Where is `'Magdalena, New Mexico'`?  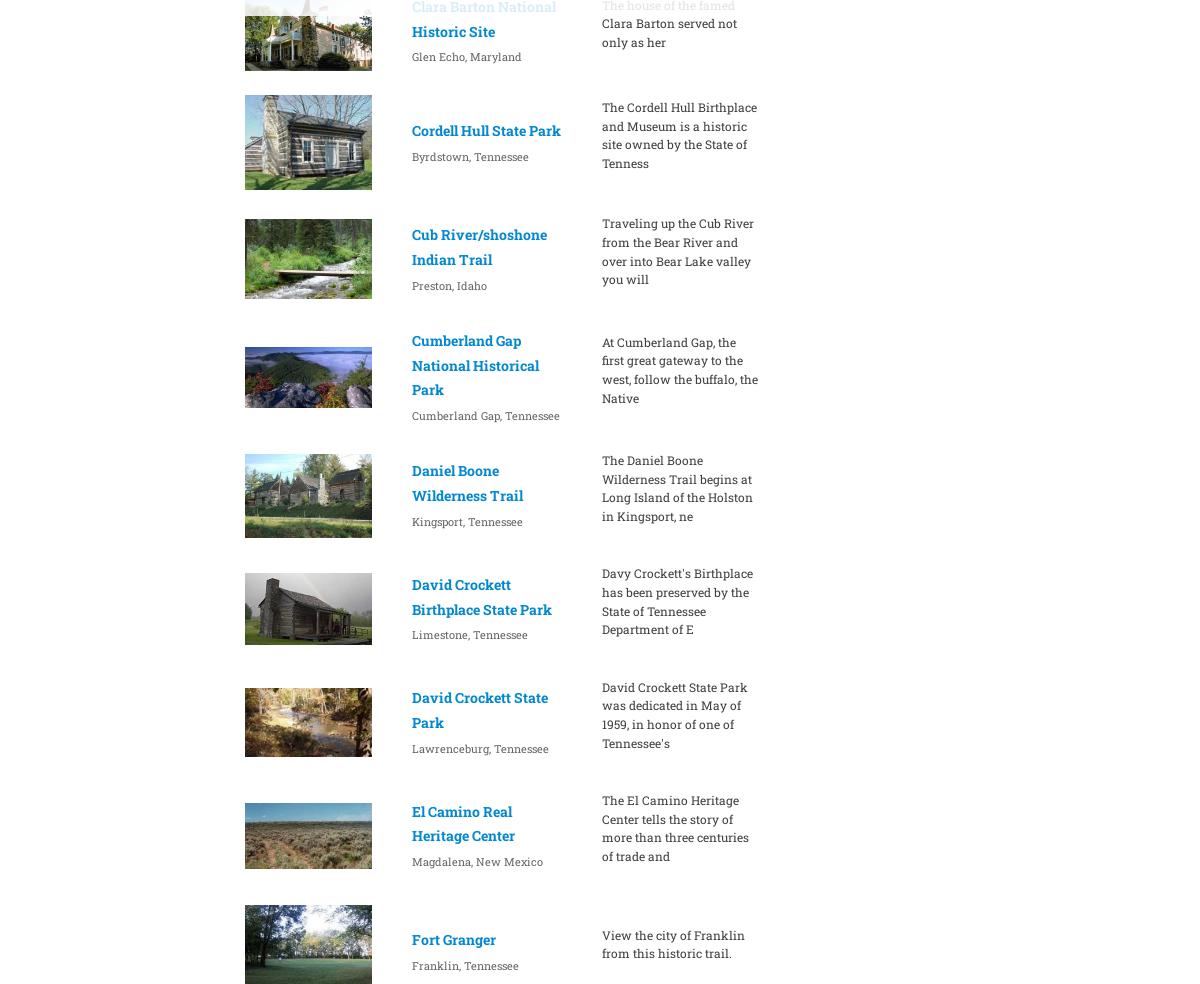
'Magdalena, New Mexico' is located at coordinates (475, 860).